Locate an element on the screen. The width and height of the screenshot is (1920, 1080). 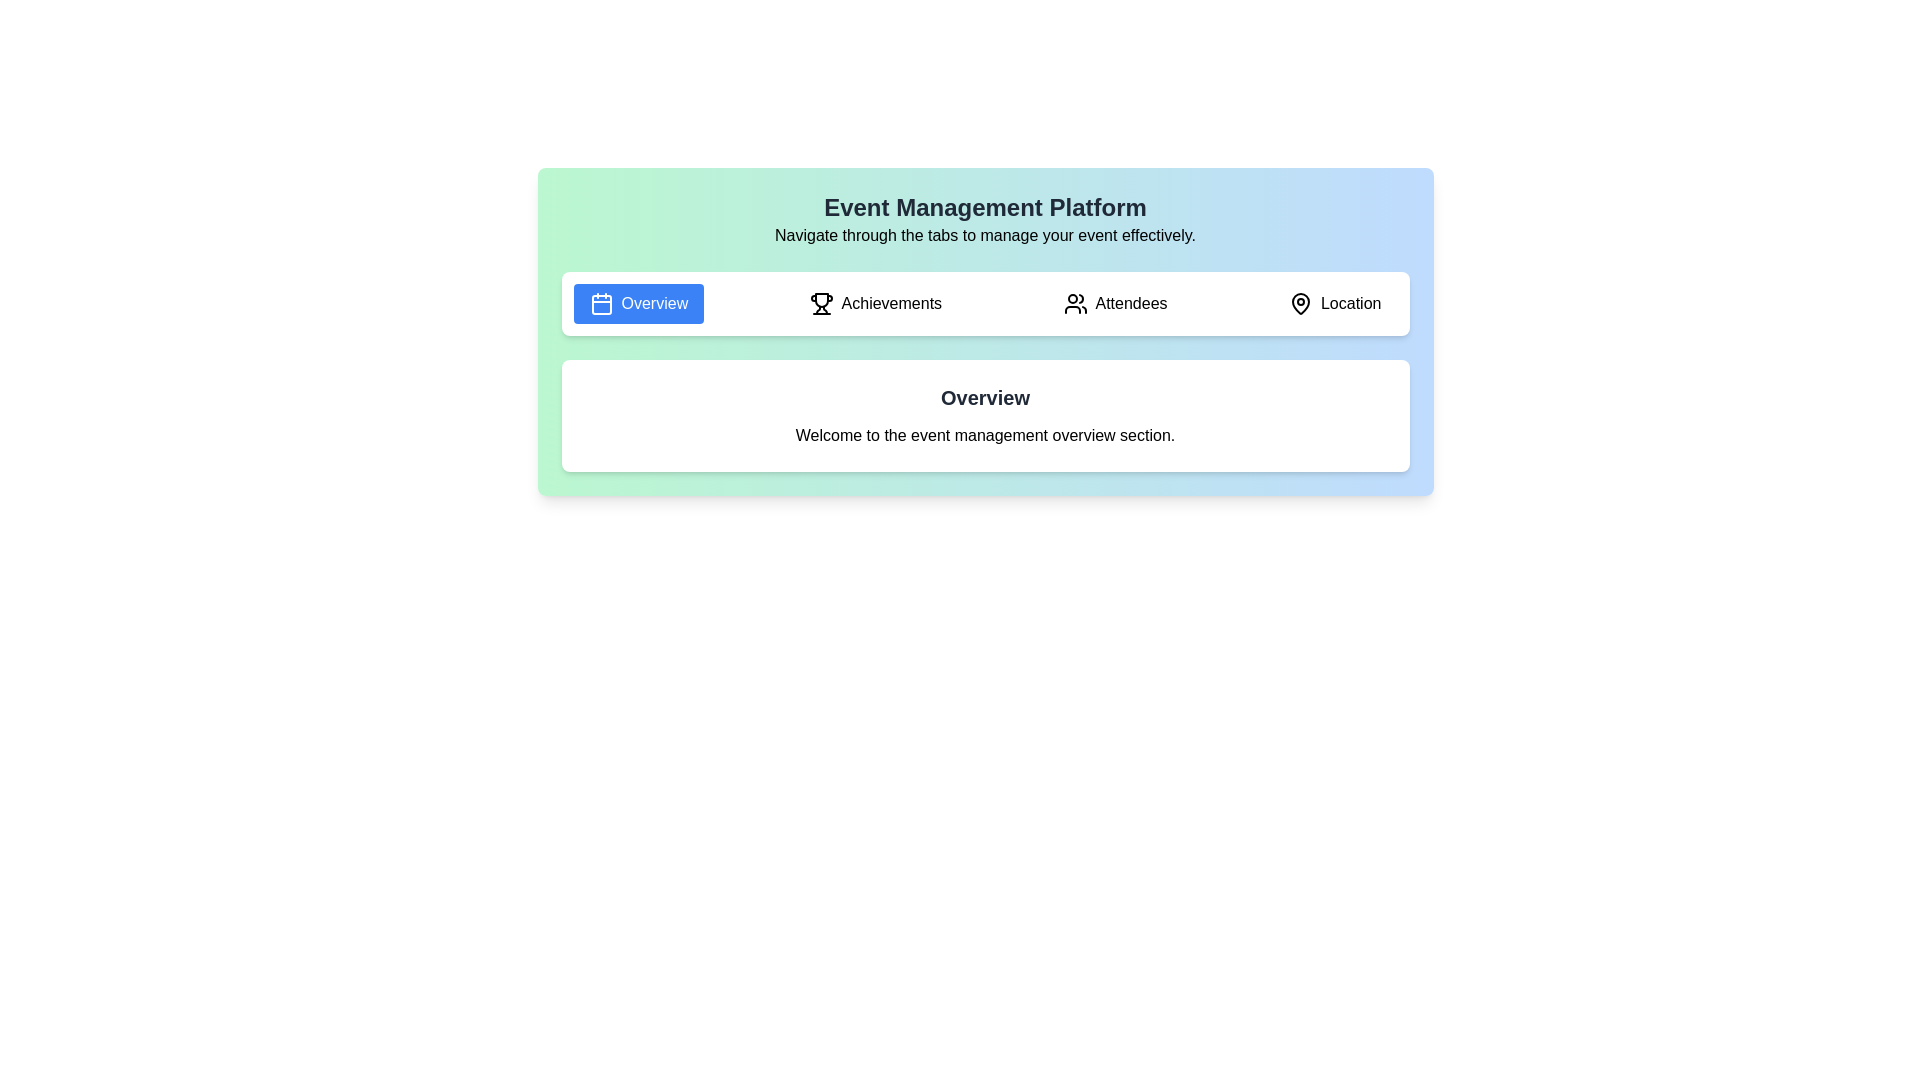
informational text header that contains 'Event Management Platform' and its subtext 'Navigate through the tabs to manage your event effectively.' is located at coordinates (985, 219).